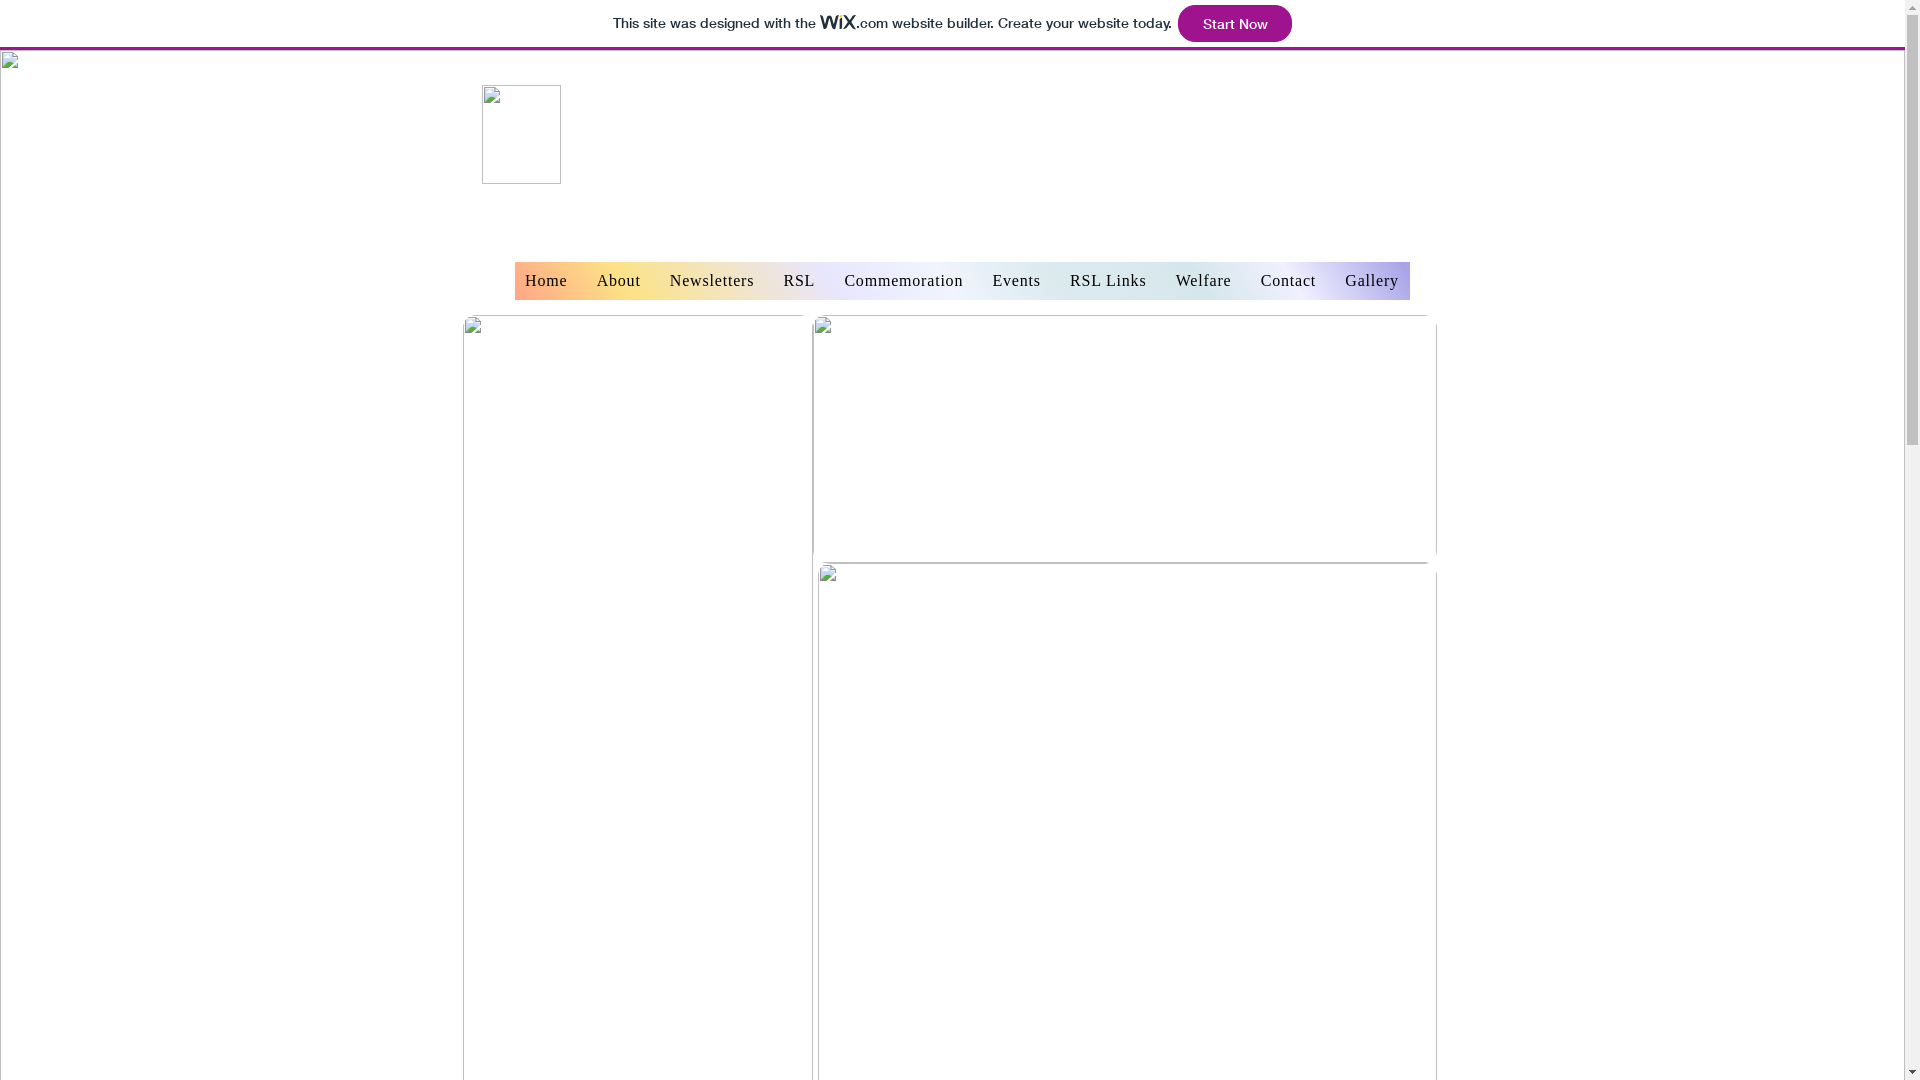  What do you see at coordinates (513, 281) in the screenshot?
I see `'Home'` at bounding box center [513, 281].